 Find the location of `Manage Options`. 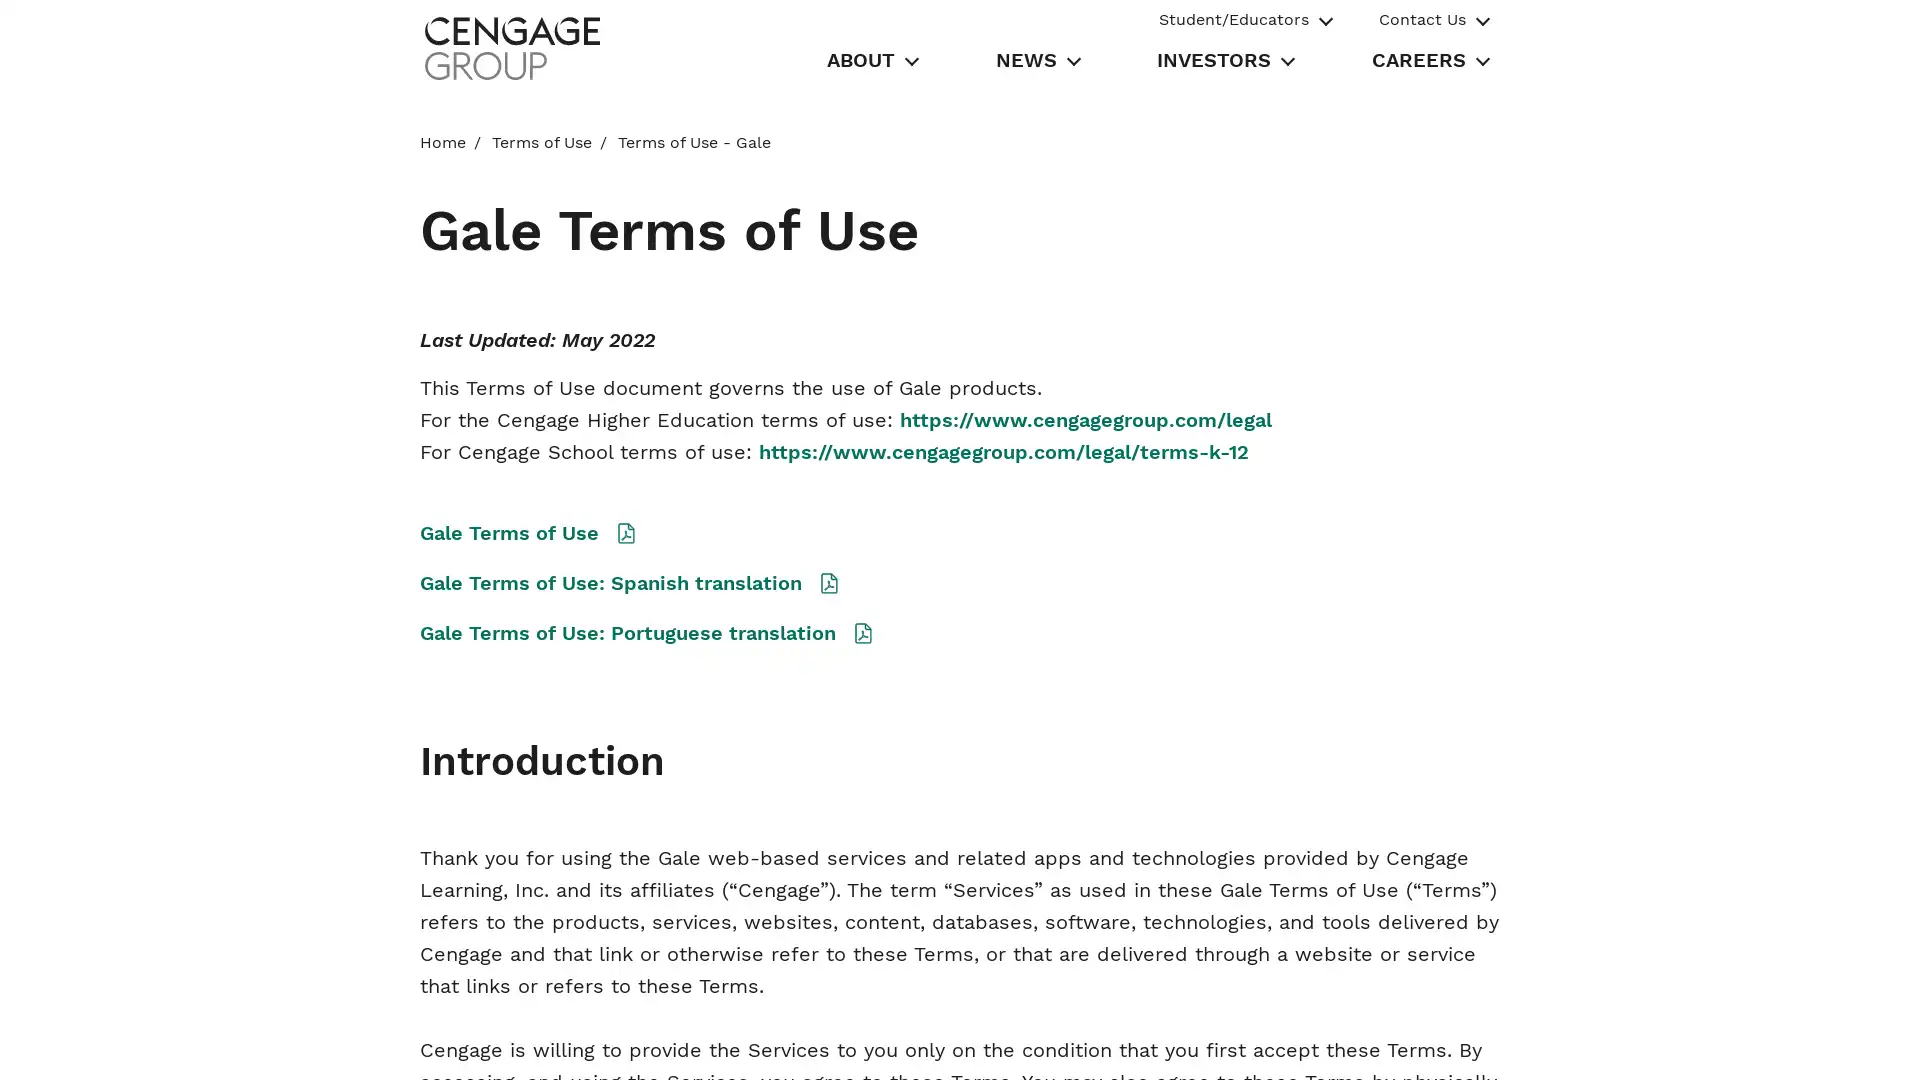

Manage Options is located at coordinates (1398, 1041).